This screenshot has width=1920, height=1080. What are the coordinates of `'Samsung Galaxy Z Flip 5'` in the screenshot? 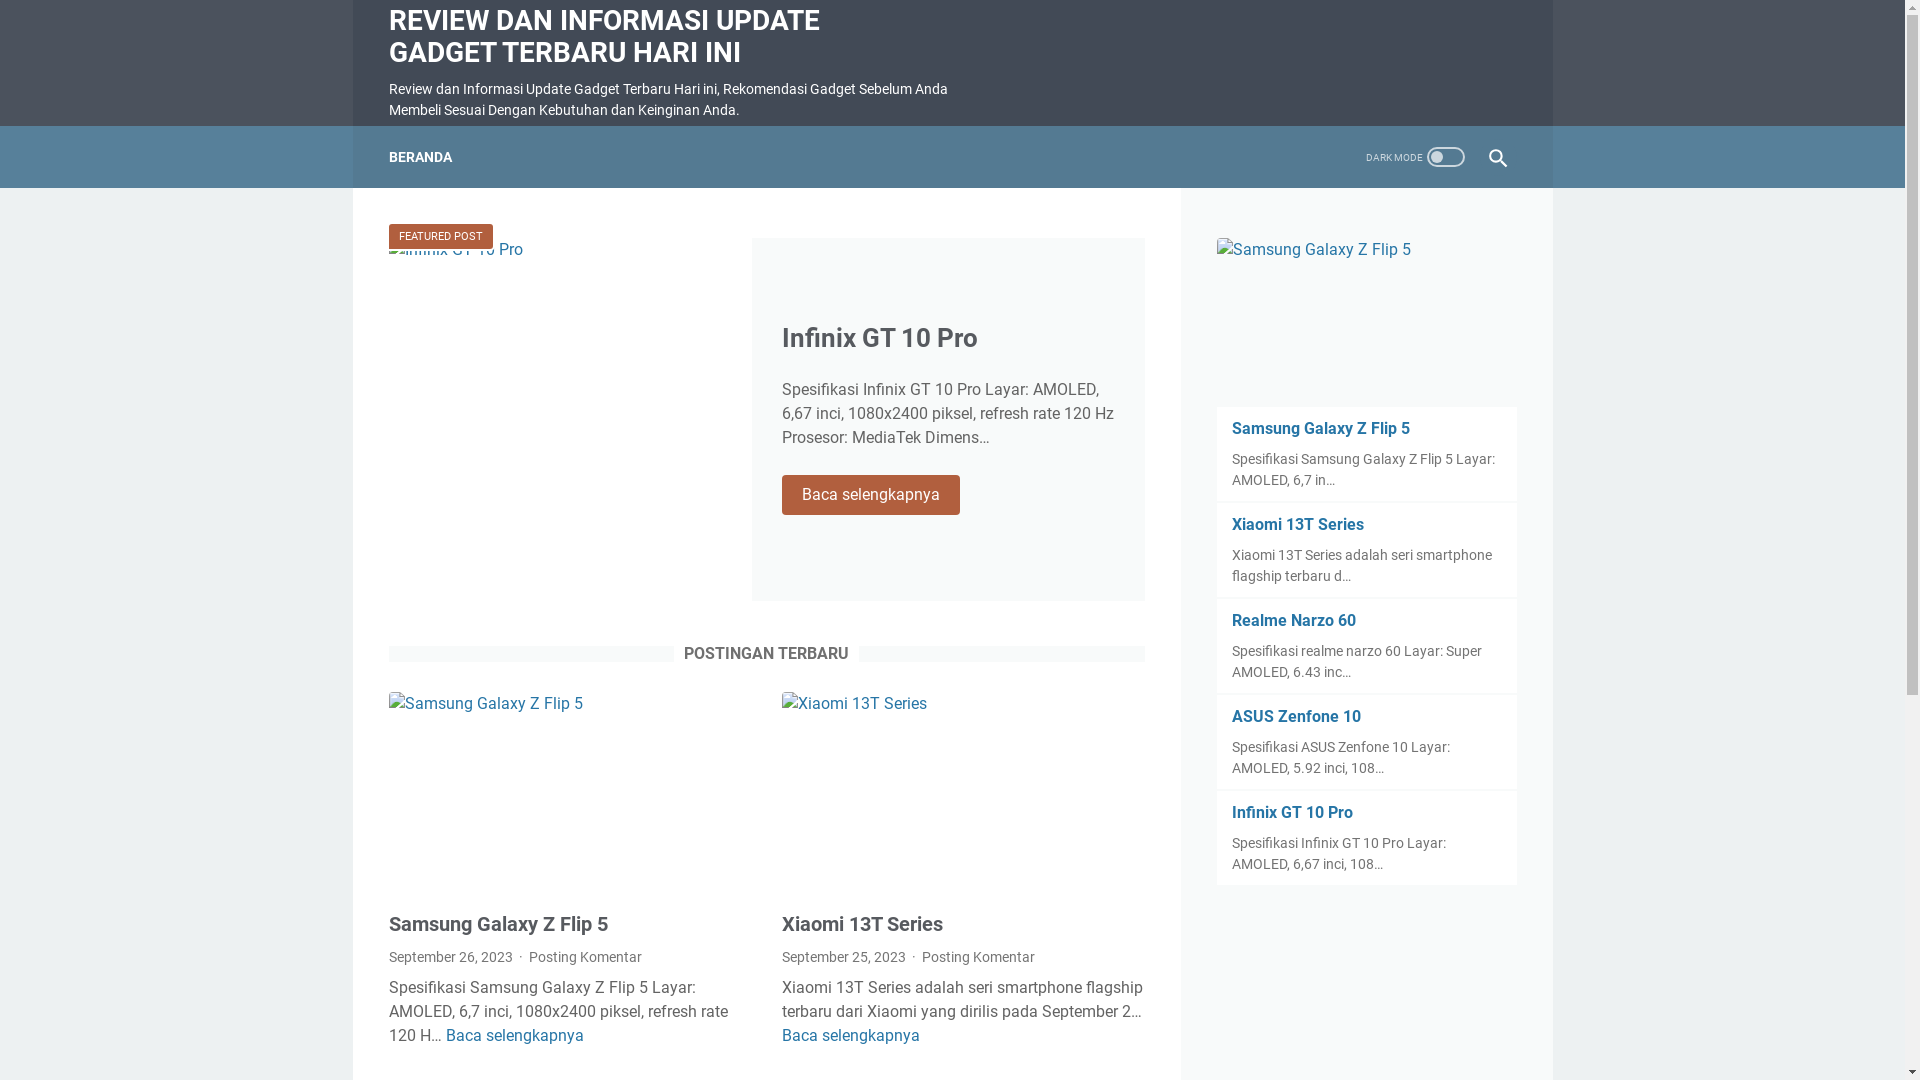 It's located at (1231, 427).